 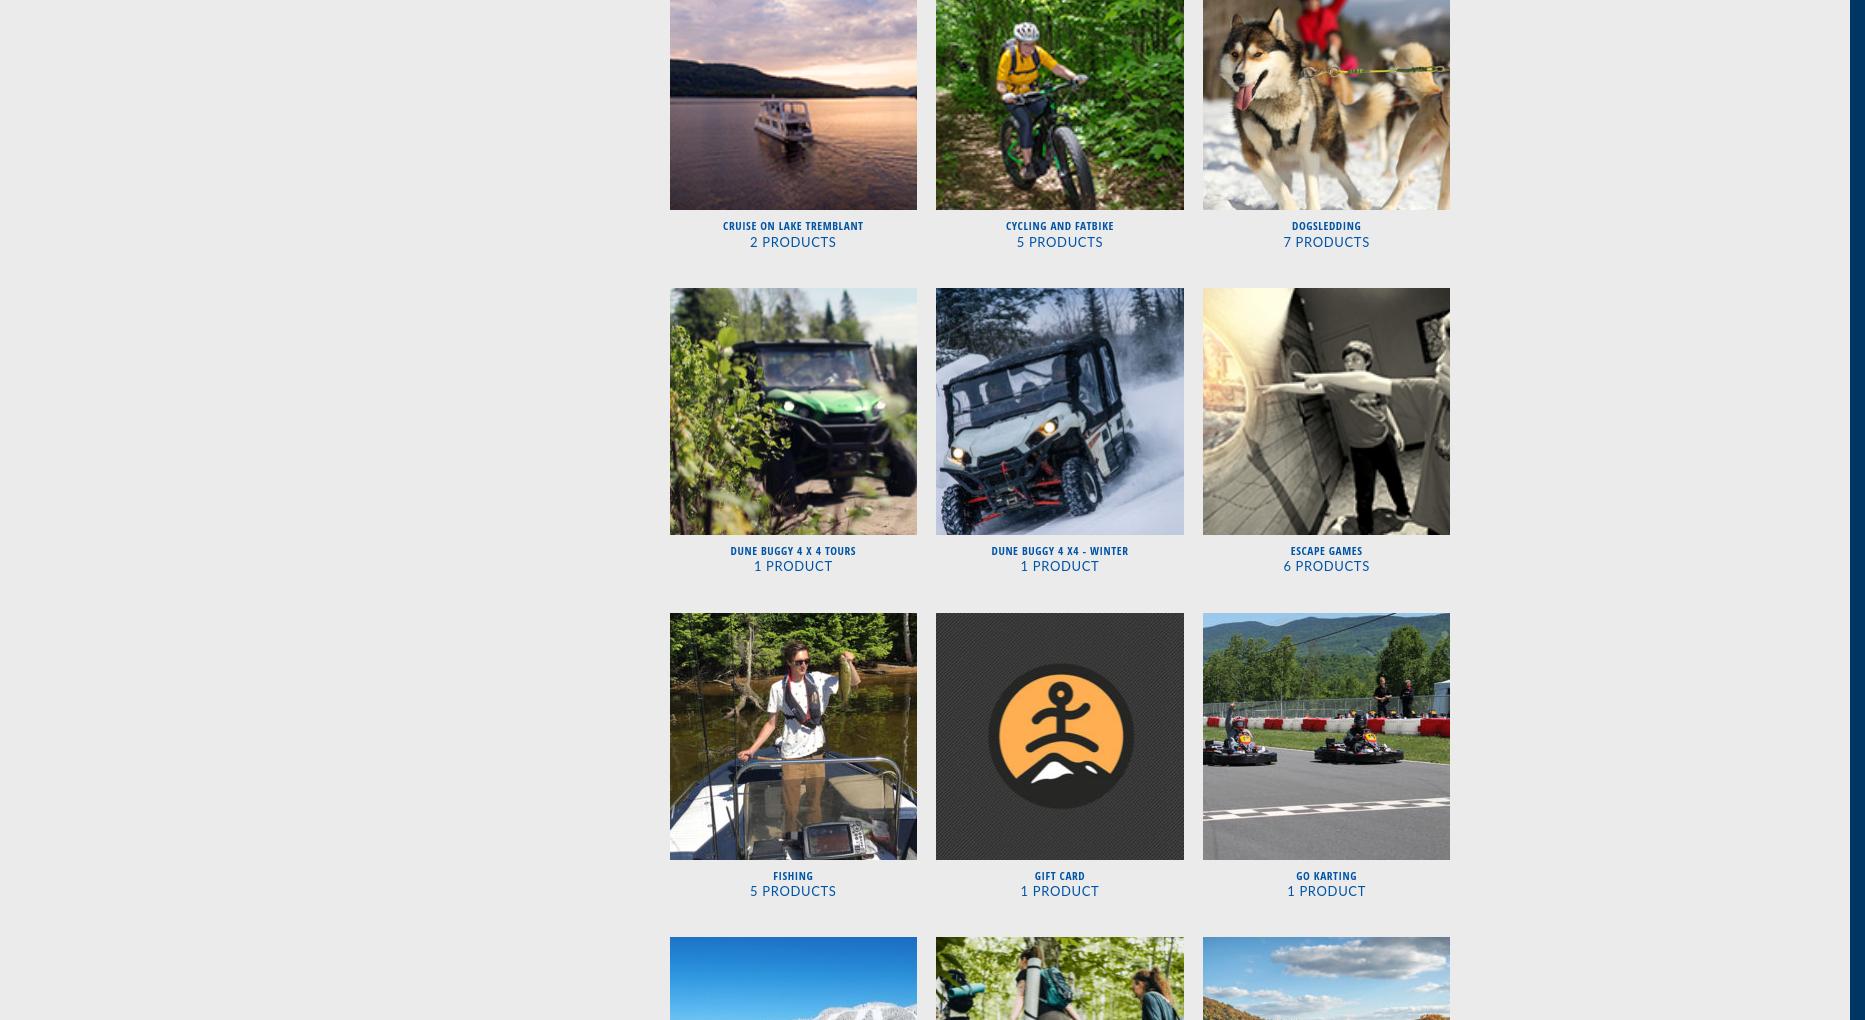 What do you see at coordinates (791, 549) in the screenshot?
I see `'Dune Buggy 4 x 4 Tours'` at bounding box center [791, 549].